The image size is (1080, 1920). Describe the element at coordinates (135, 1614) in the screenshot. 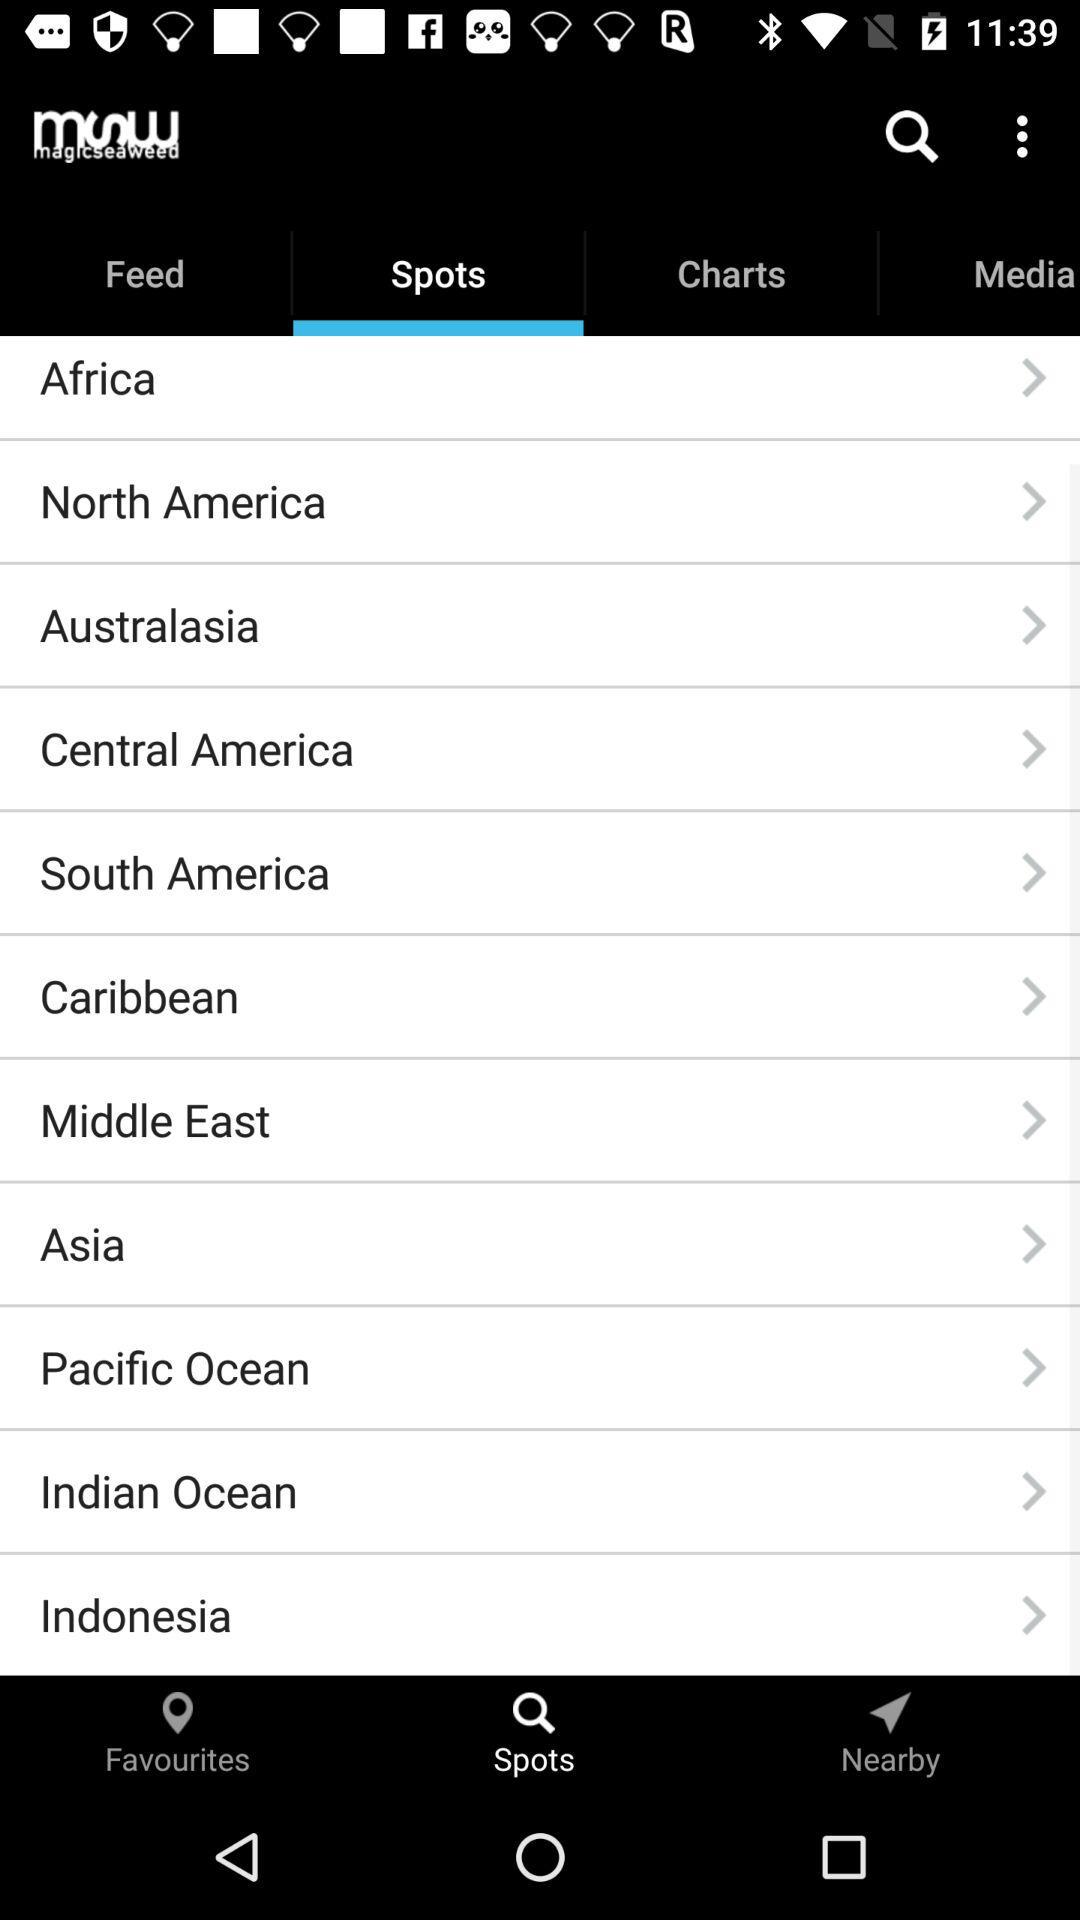

I see `indonesia icon` at that location.